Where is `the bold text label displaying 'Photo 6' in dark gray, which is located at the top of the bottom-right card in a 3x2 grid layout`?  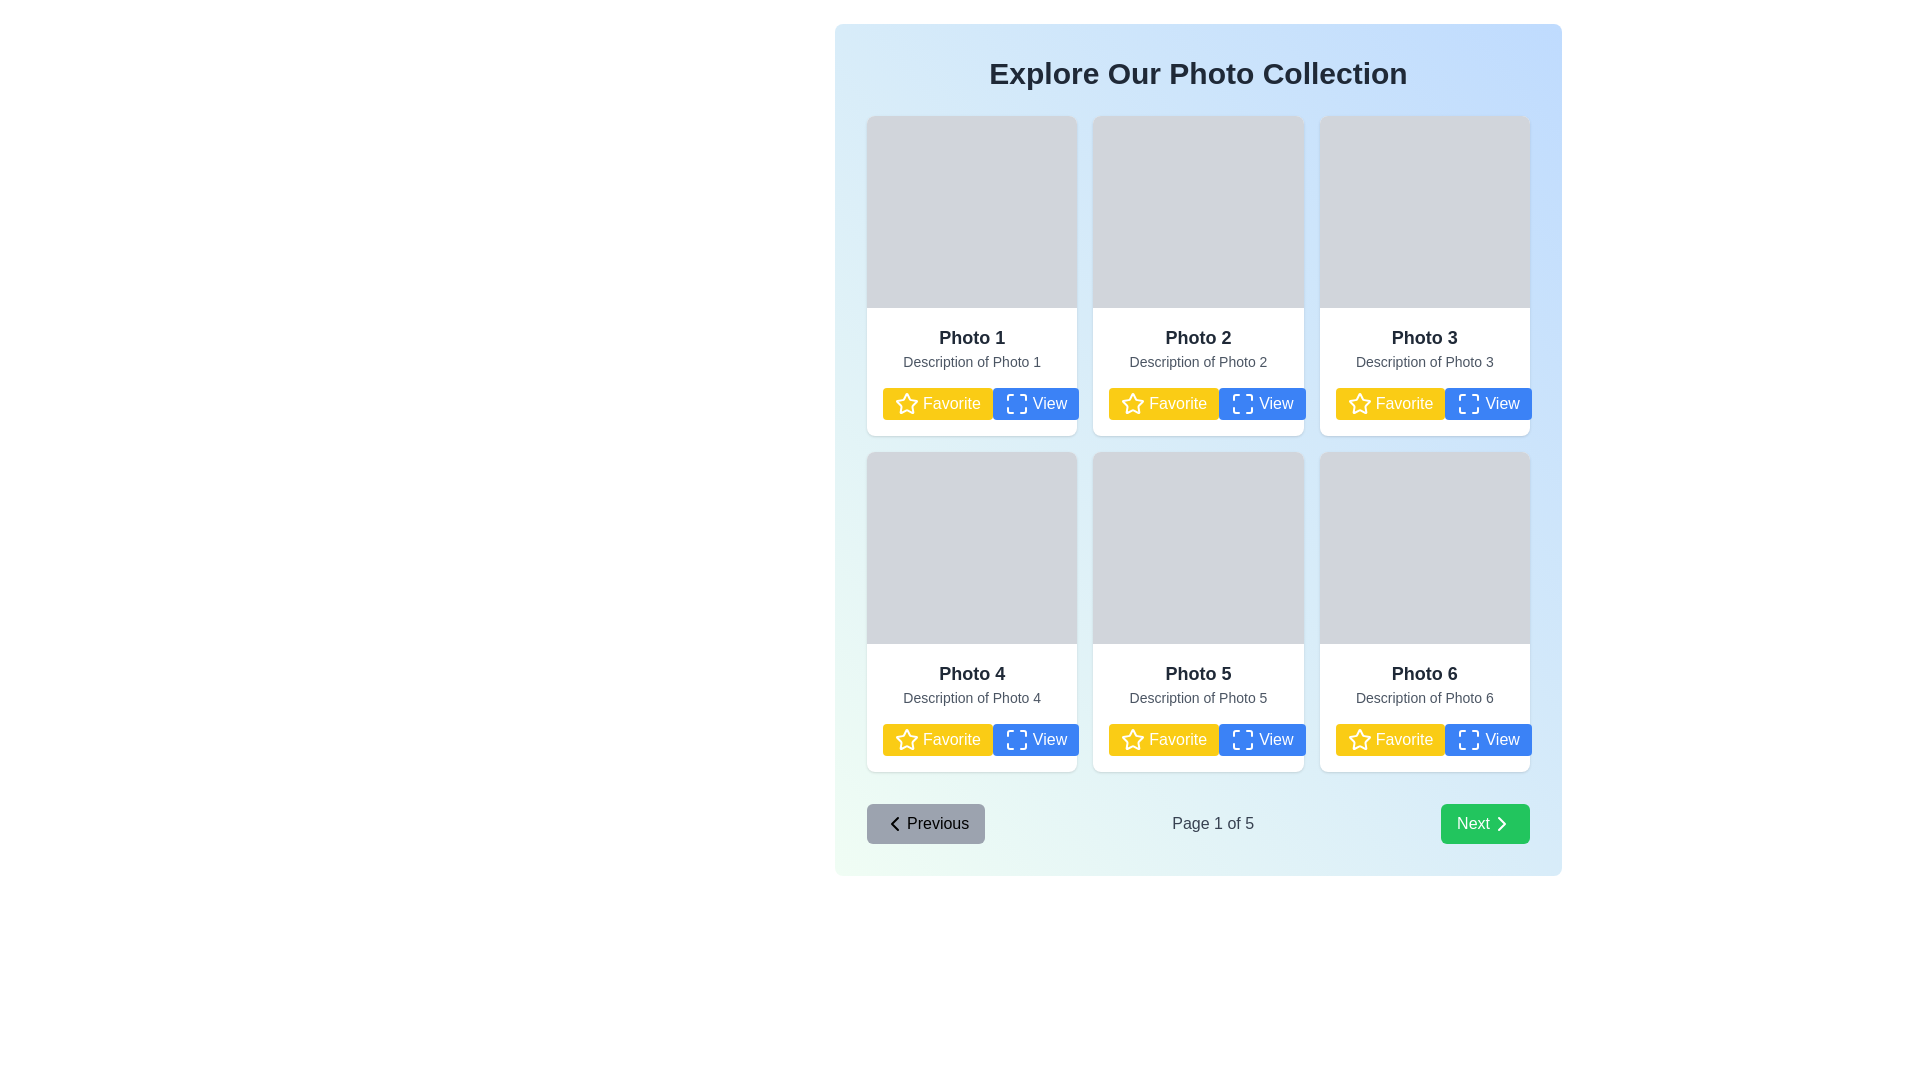
the bold text label displaying 'Photo 6' in dark gray, which is located at the top of the bottom-right card in a 3x2 grid layout is located at coordinates (1423, 674).